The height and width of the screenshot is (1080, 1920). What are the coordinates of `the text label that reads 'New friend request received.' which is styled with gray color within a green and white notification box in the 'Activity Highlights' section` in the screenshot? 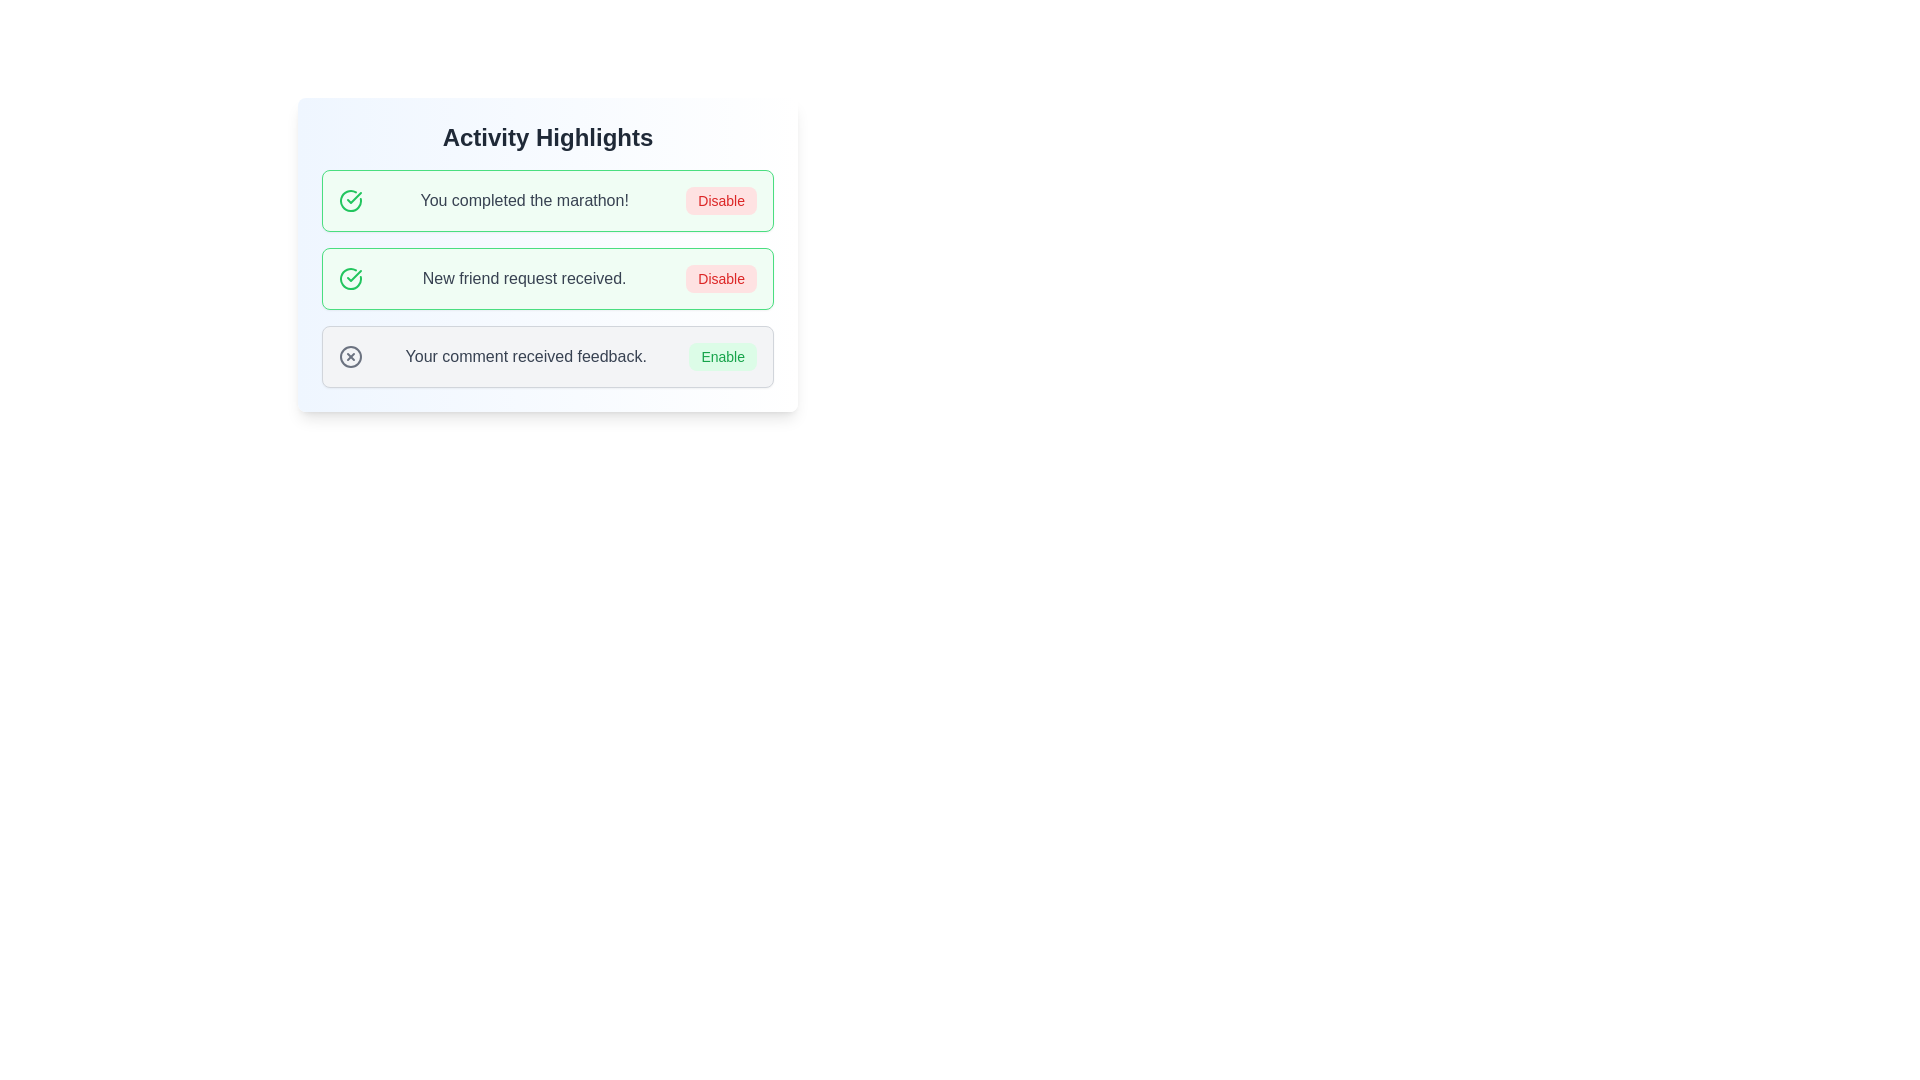 It's located at (524, 278).